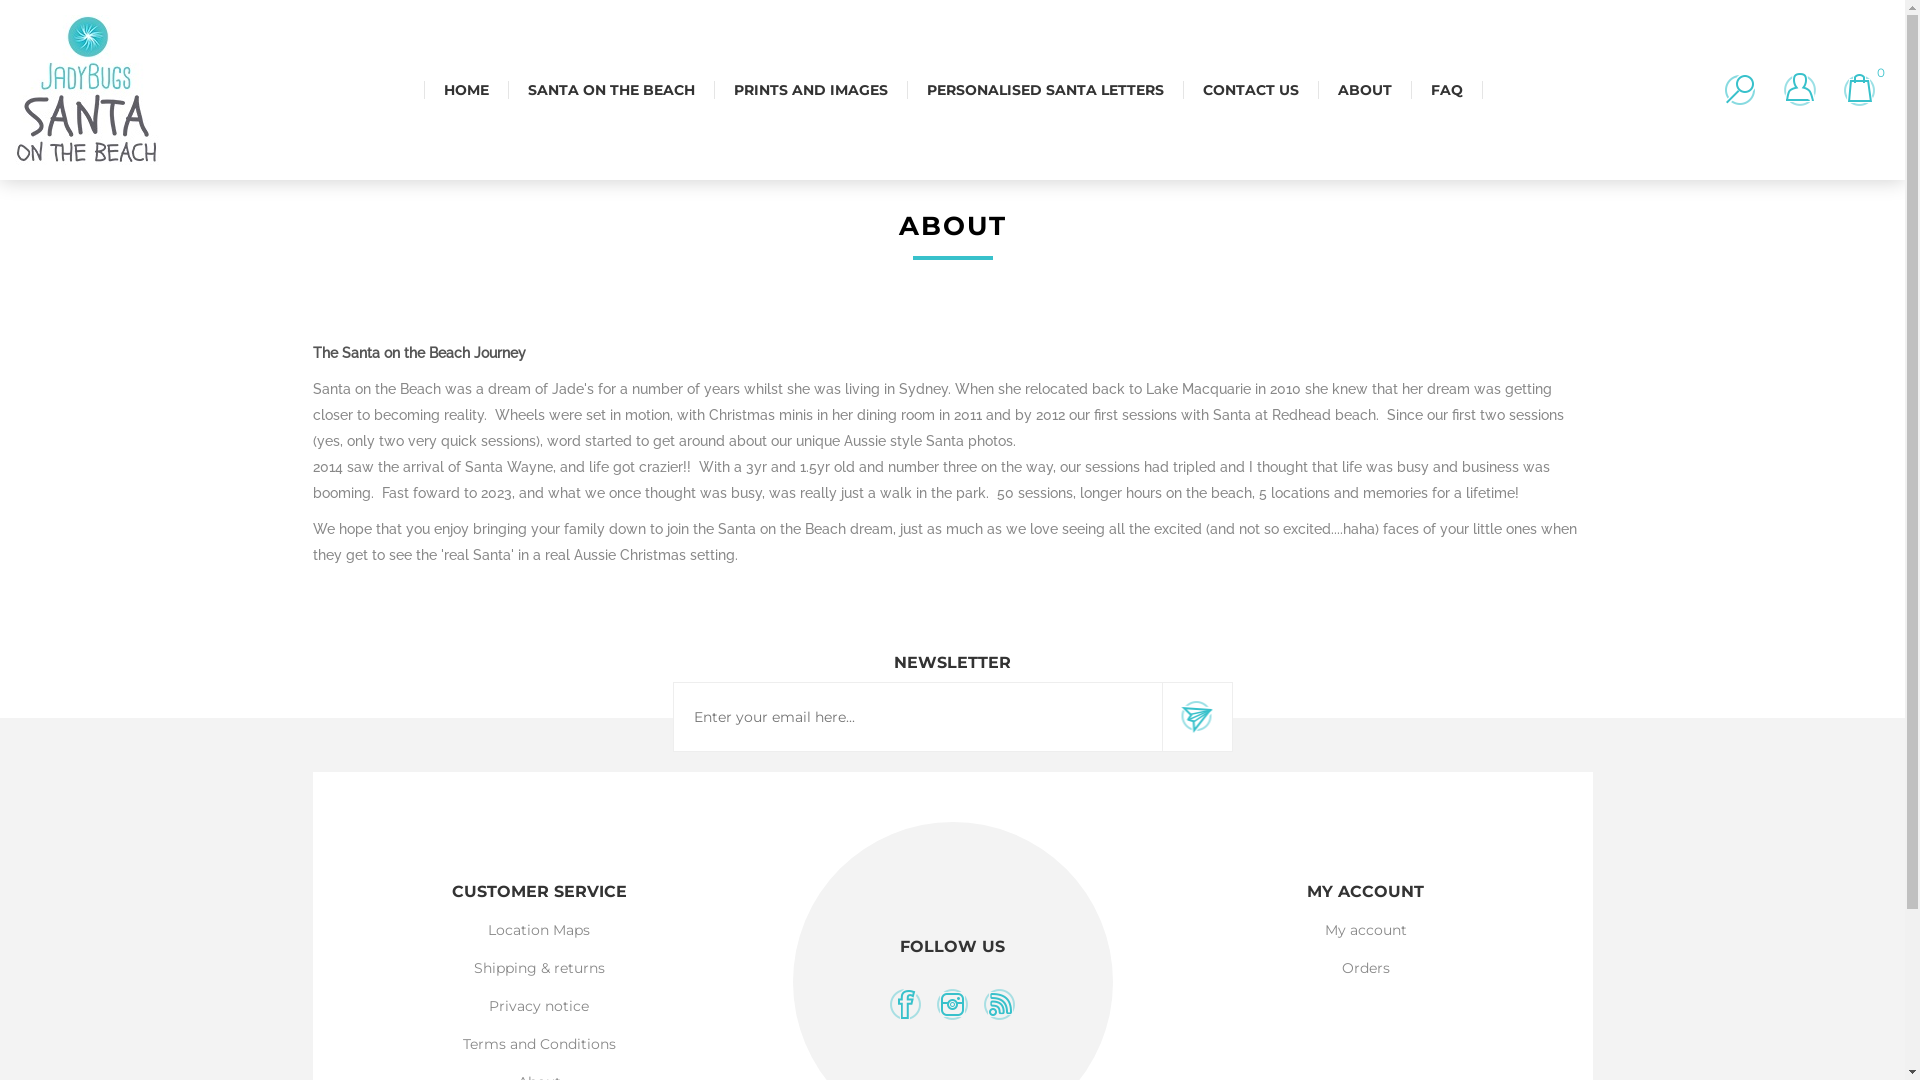 This screenshot has height=1080, width=1920. I want to click on 'JadyBugs Santa On The Beach', so click(85, 88).